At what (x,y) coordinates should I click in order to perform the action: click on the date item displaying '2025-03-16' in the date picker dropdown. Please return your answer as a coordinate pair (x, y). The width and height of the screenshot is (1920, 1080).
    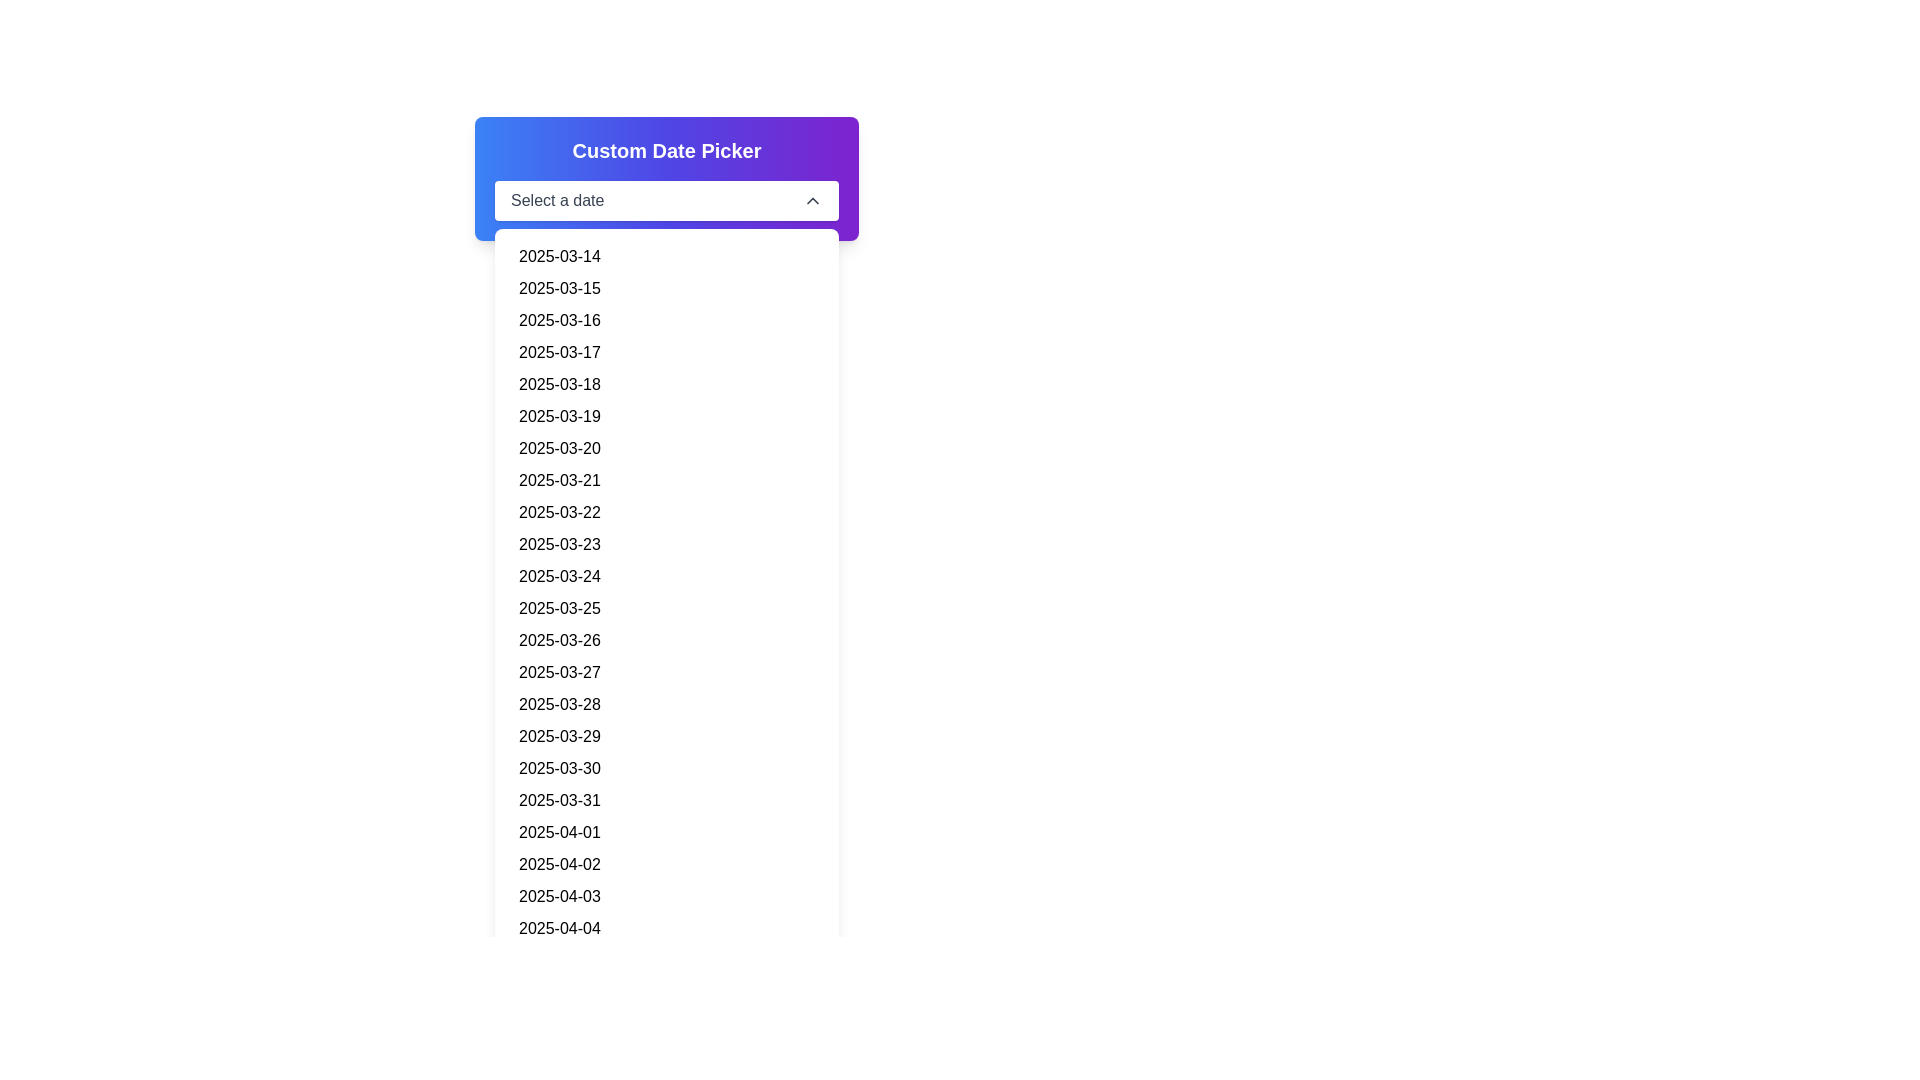
    Looking at the image, I should click on (667, 319).